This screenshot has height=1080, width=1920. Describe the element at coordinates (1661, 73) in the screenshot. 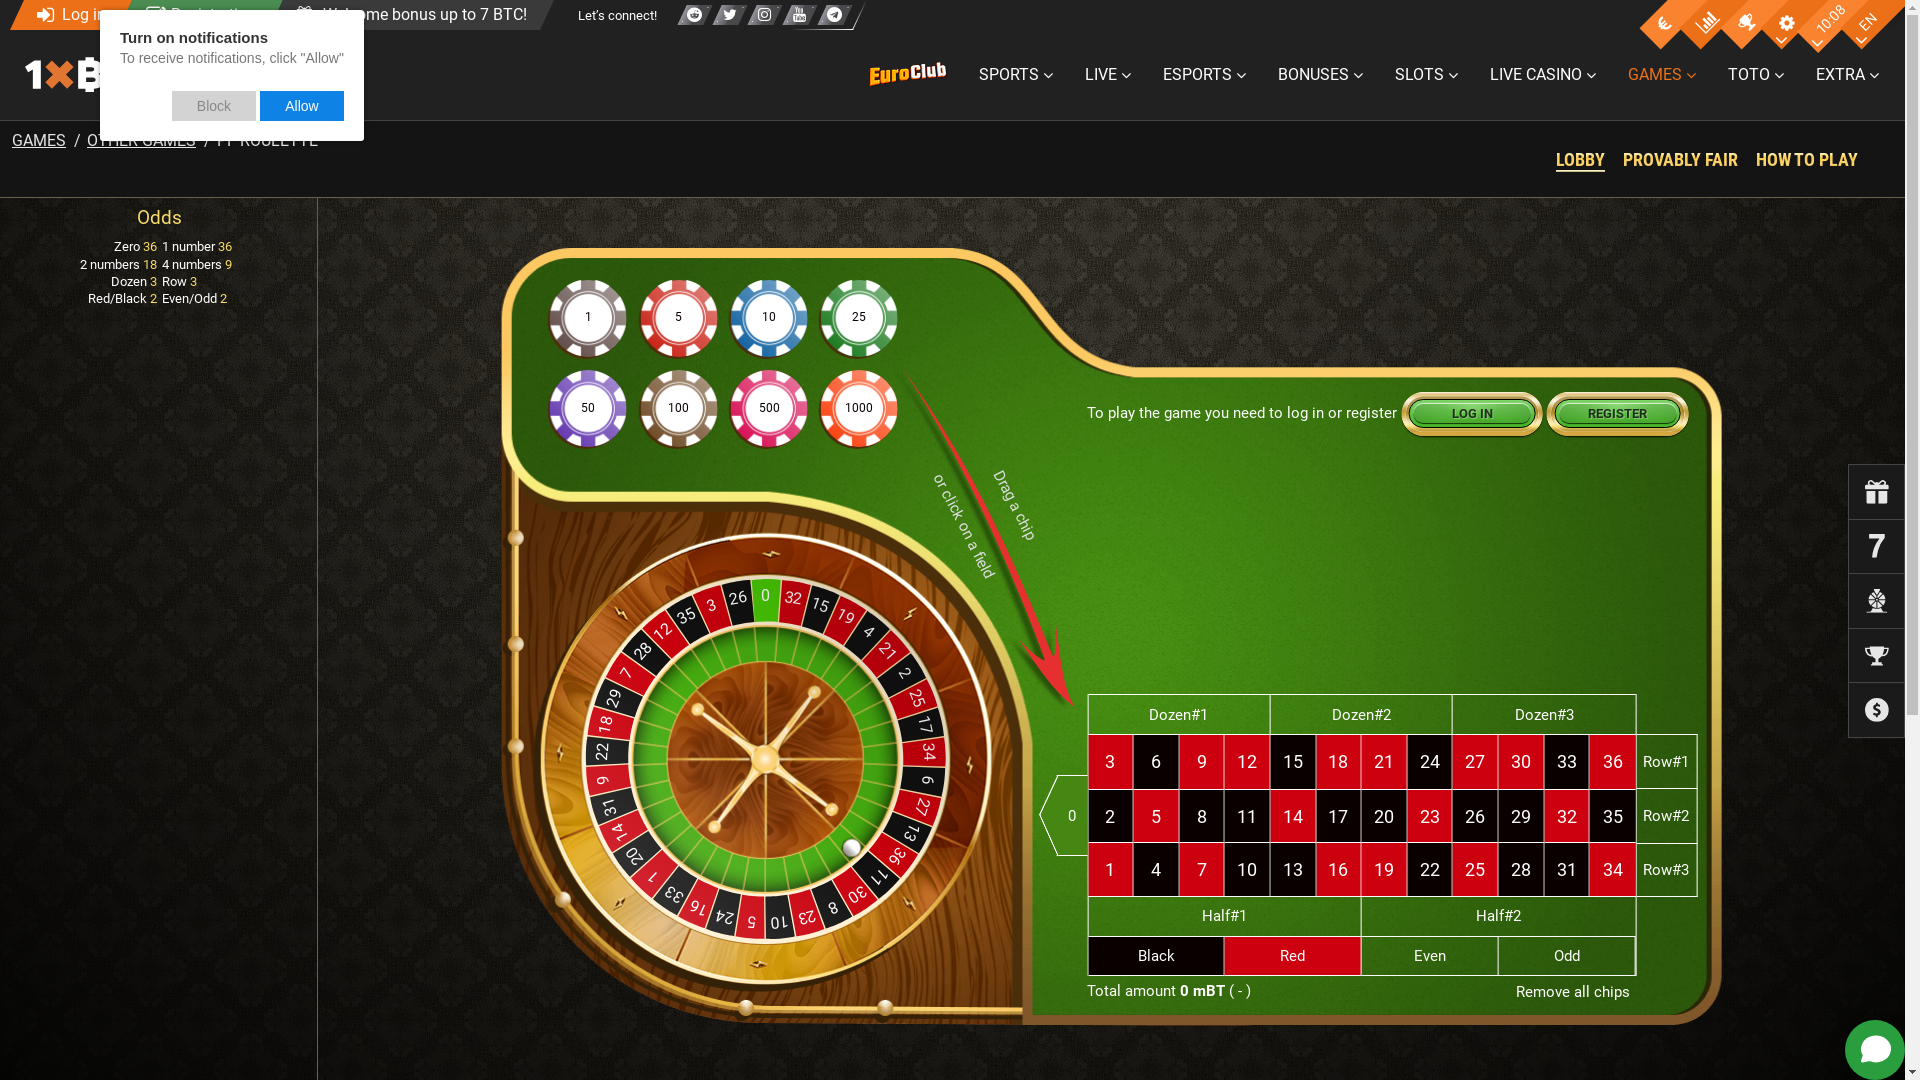

I see `'GAMES'` at that location.